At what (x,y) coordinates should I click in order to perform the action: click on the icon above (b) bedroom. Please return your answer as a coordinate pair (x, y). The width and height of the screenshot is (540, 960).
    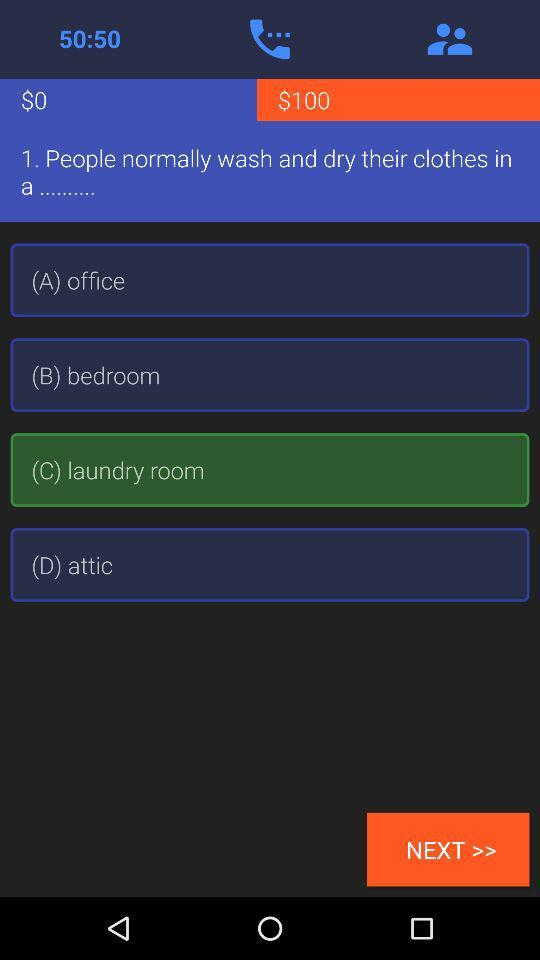
    Looking at the image, I should click on (270, 279).